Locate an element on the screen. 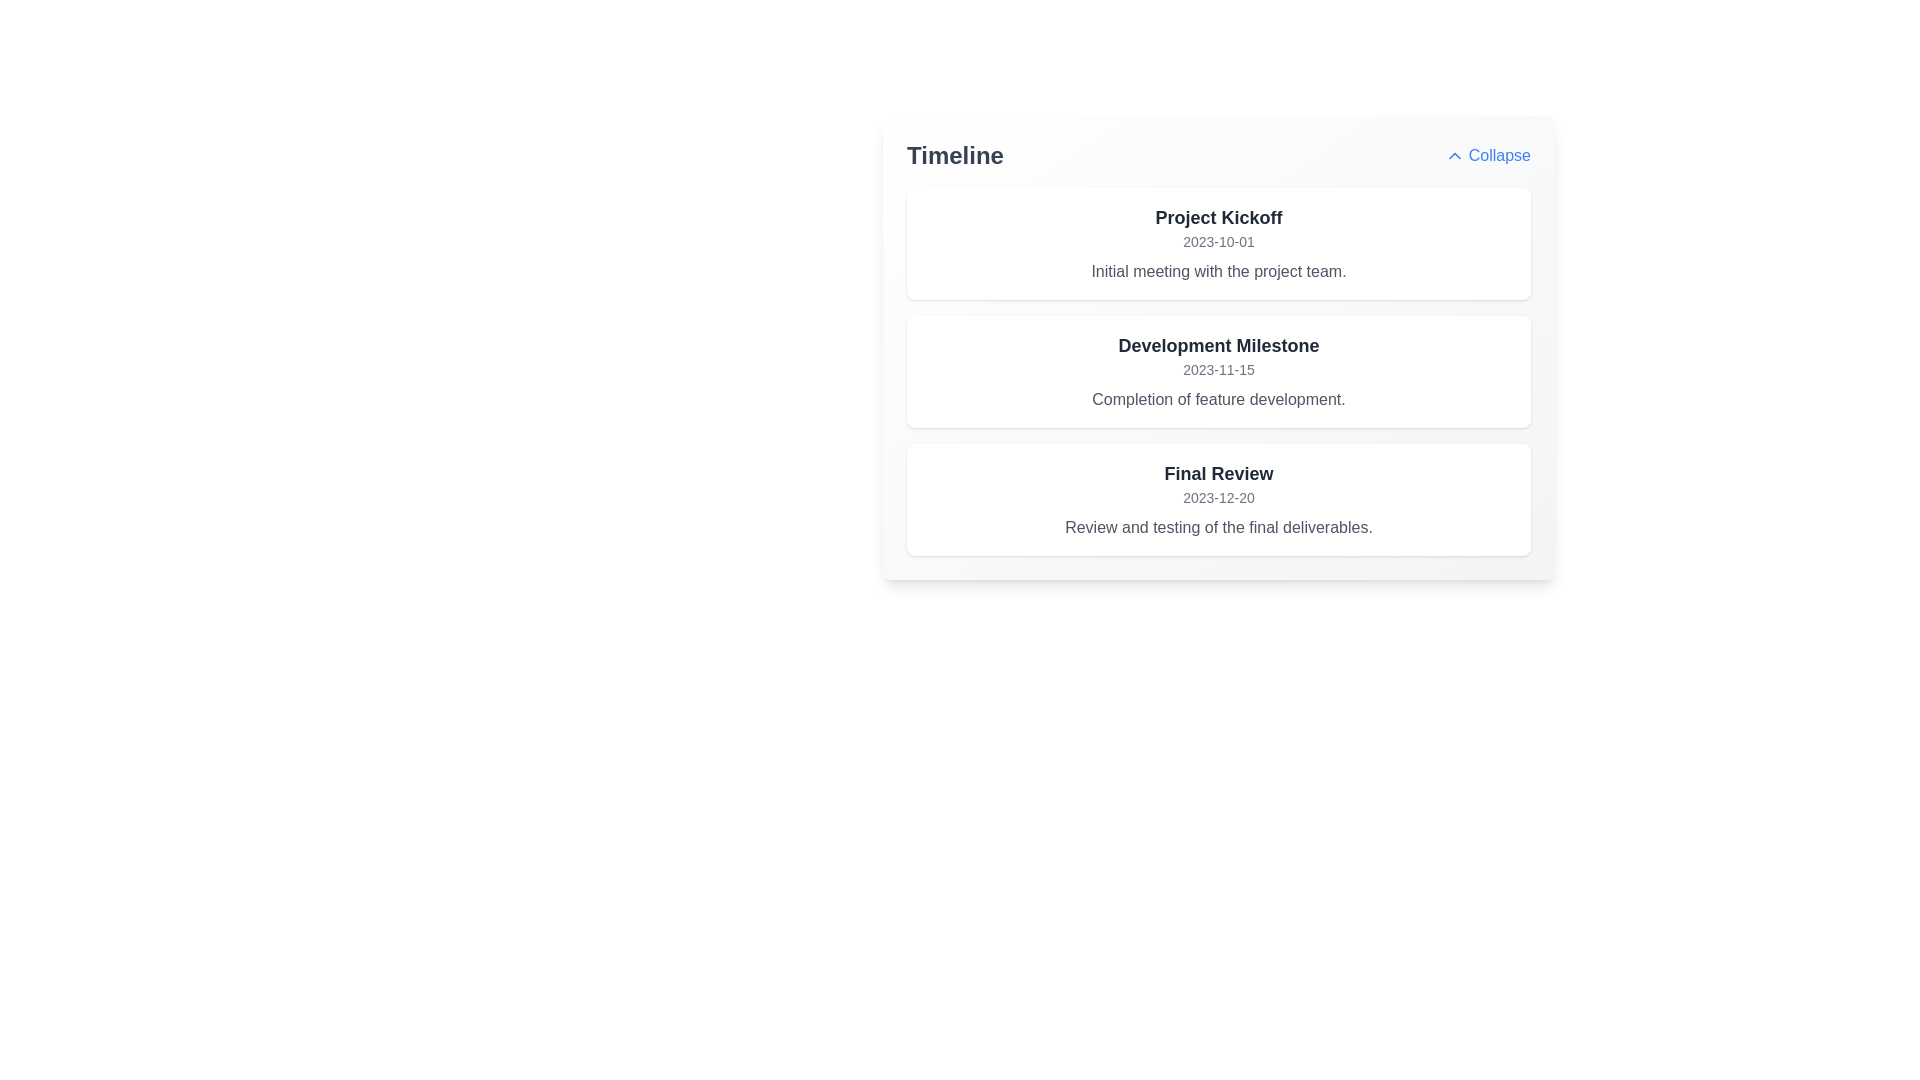 The width and height of the screenshot is (1920, 1080). the date label indicating the scheduled completion within the 'Development Milestone' card, positioned between the title and description text is located at coordinates (1218, 370).